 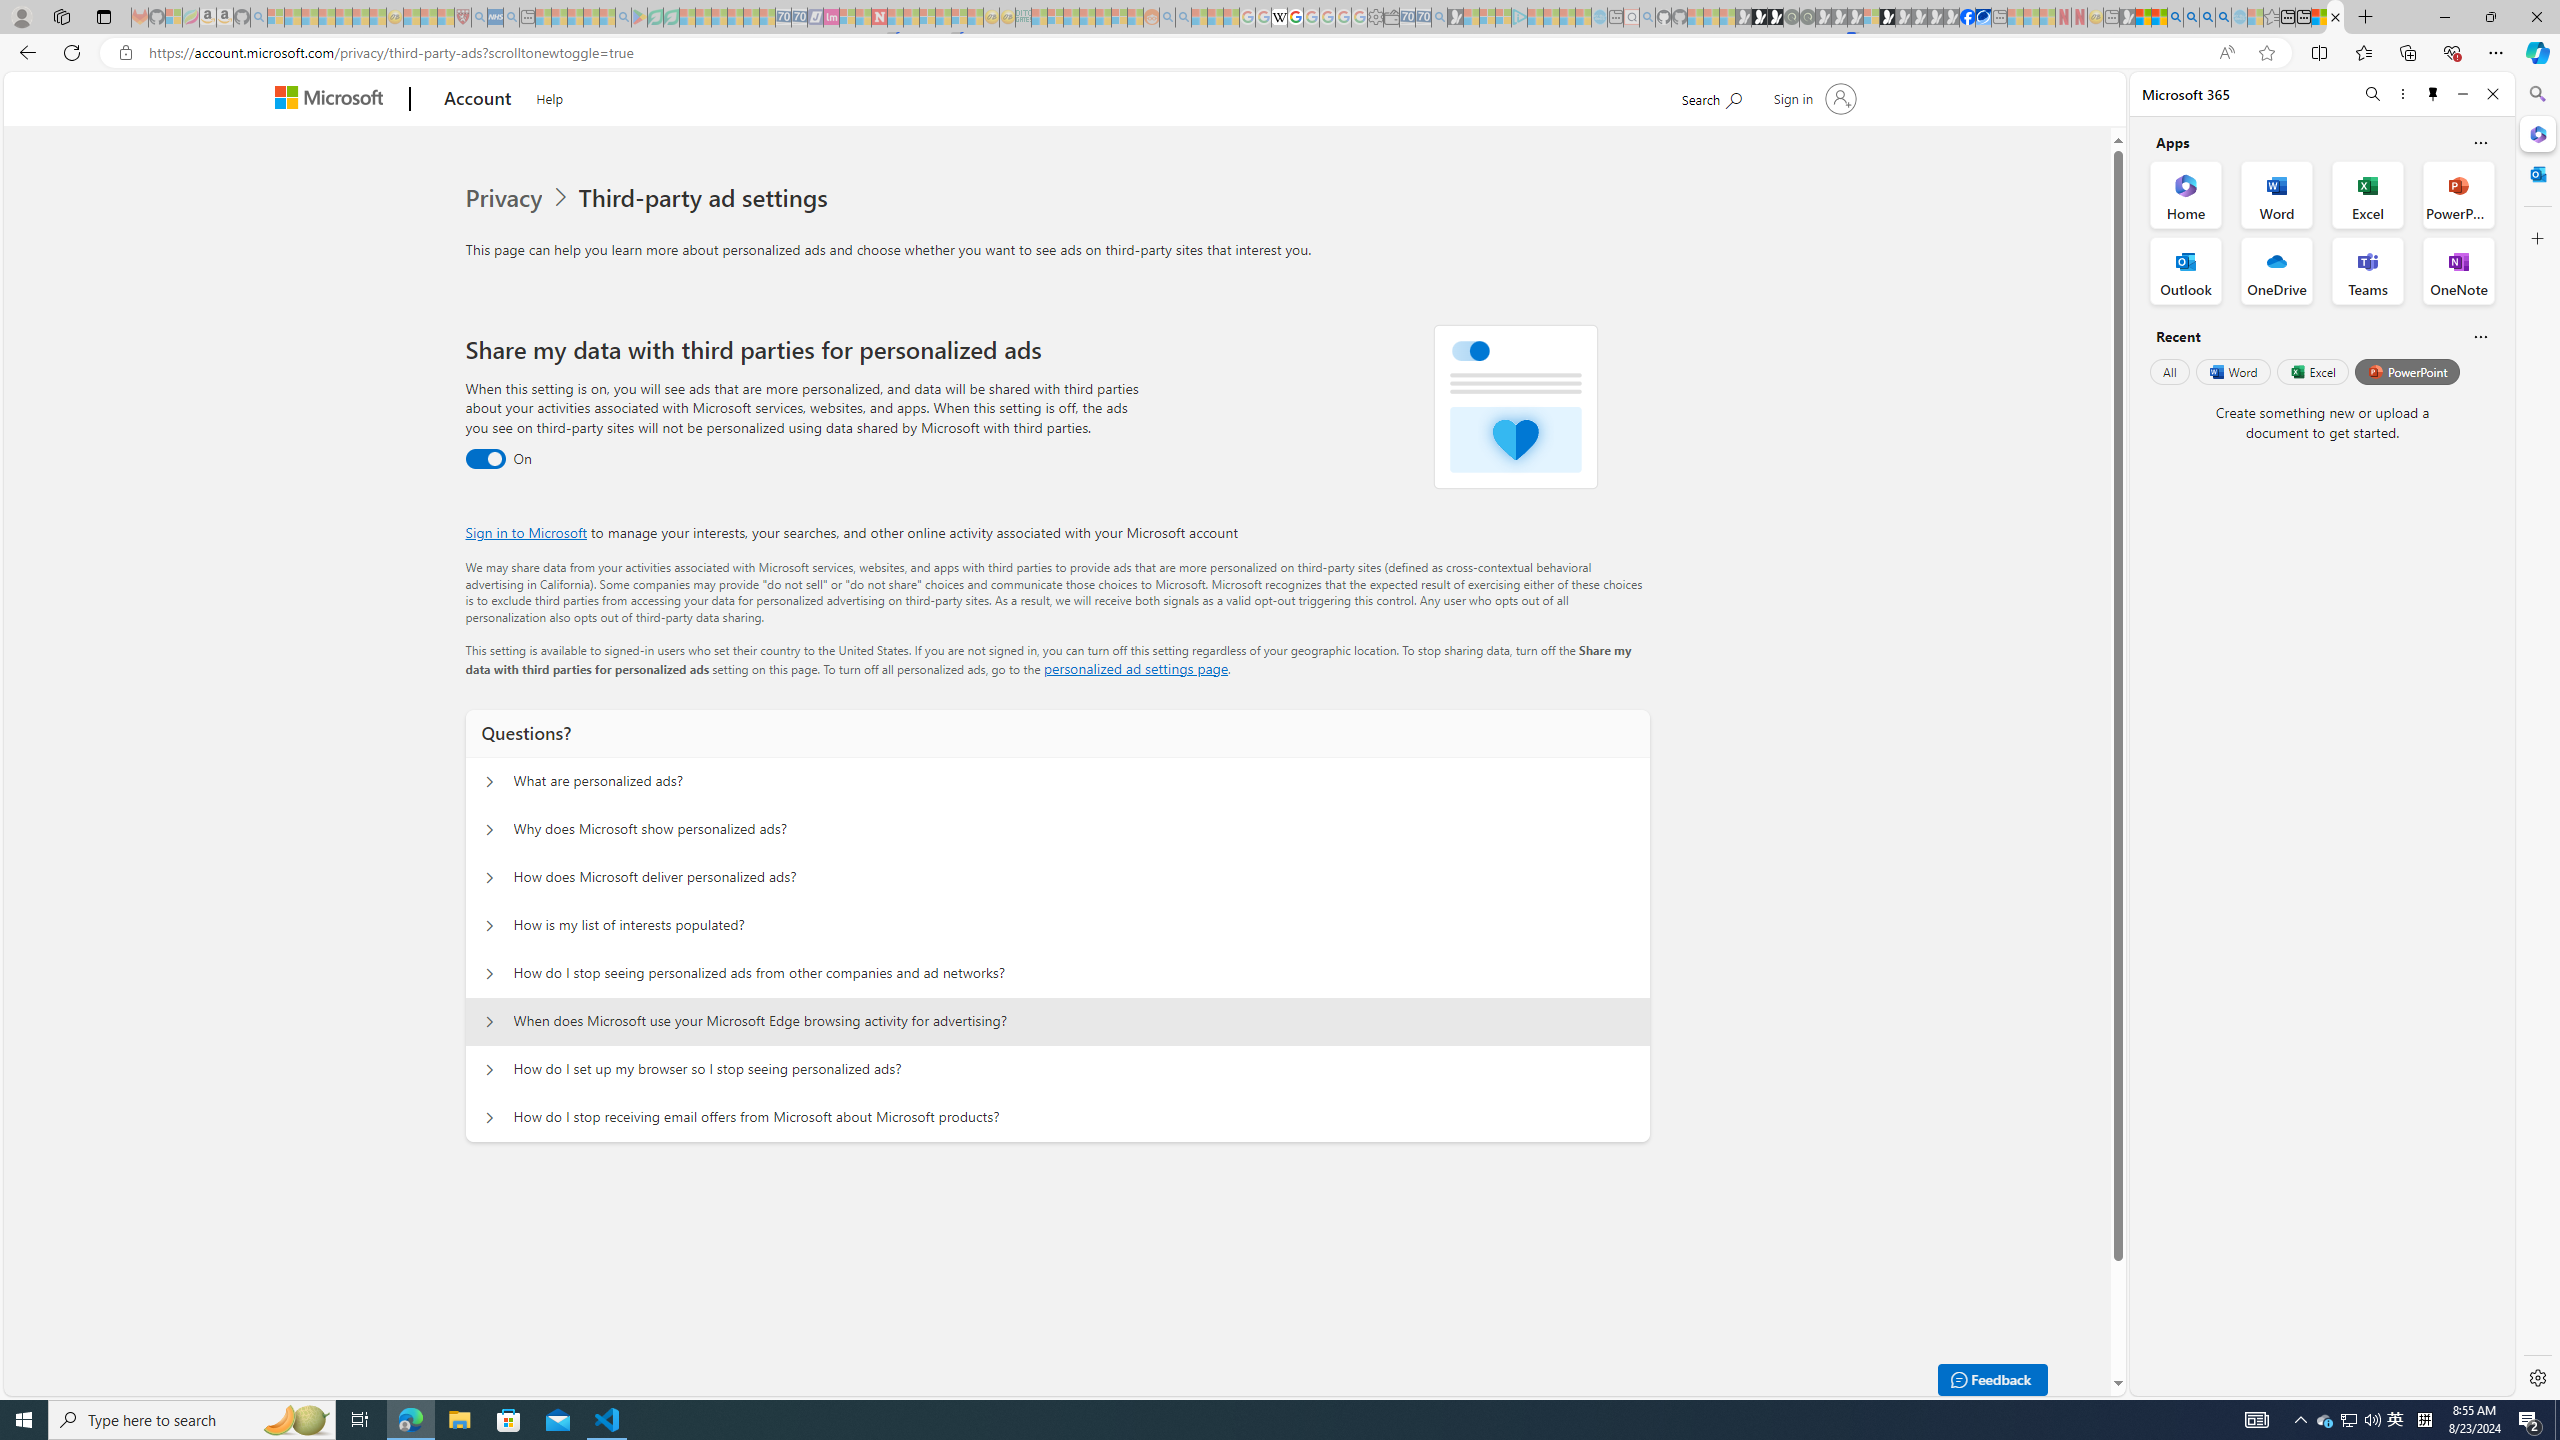 I want to click on 'Nordace | Facebook', so click(x=1966, y=16).